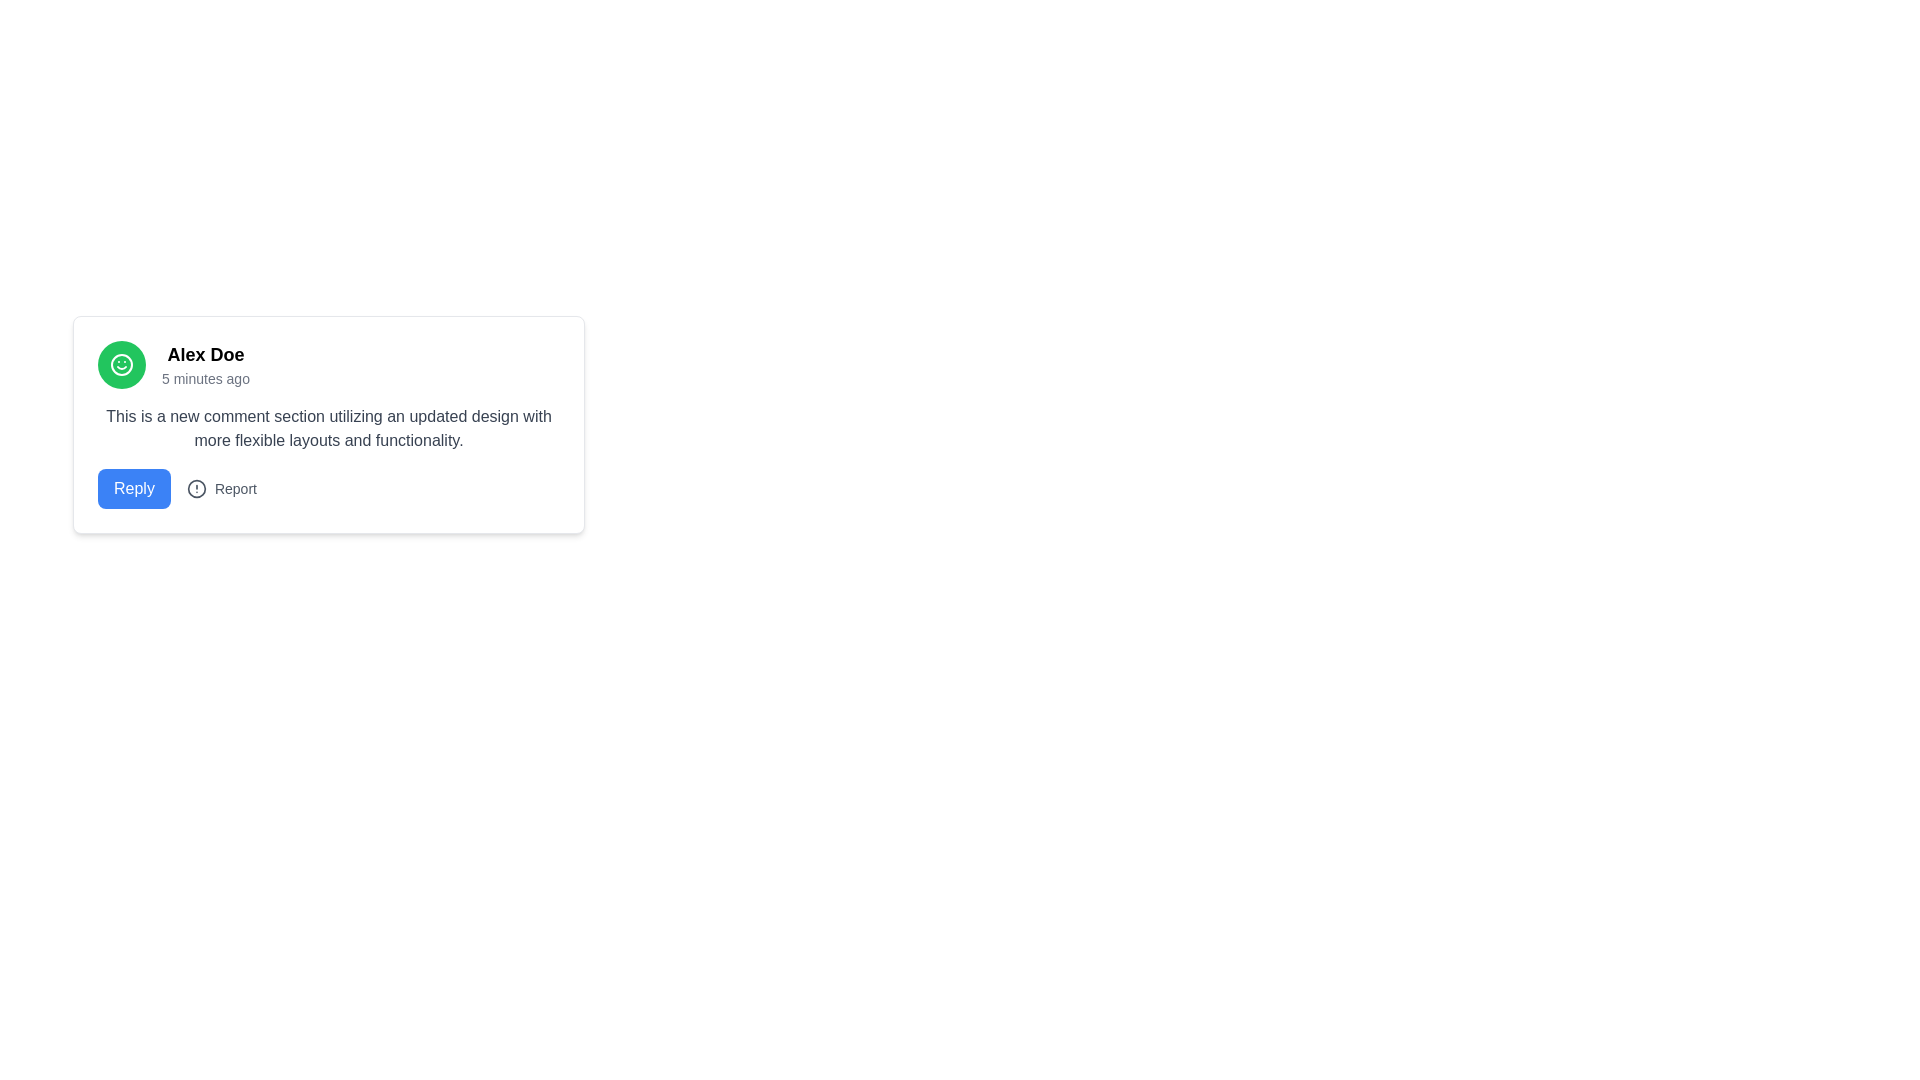 This screenshot has width=1920, height=1080. I want to click on text displayed in the comment block located below the user's name 'Alex Doe' and timestamp '5 minutes ago', and above the action buttons 'Reply' and 'Report', so click(329, 427).